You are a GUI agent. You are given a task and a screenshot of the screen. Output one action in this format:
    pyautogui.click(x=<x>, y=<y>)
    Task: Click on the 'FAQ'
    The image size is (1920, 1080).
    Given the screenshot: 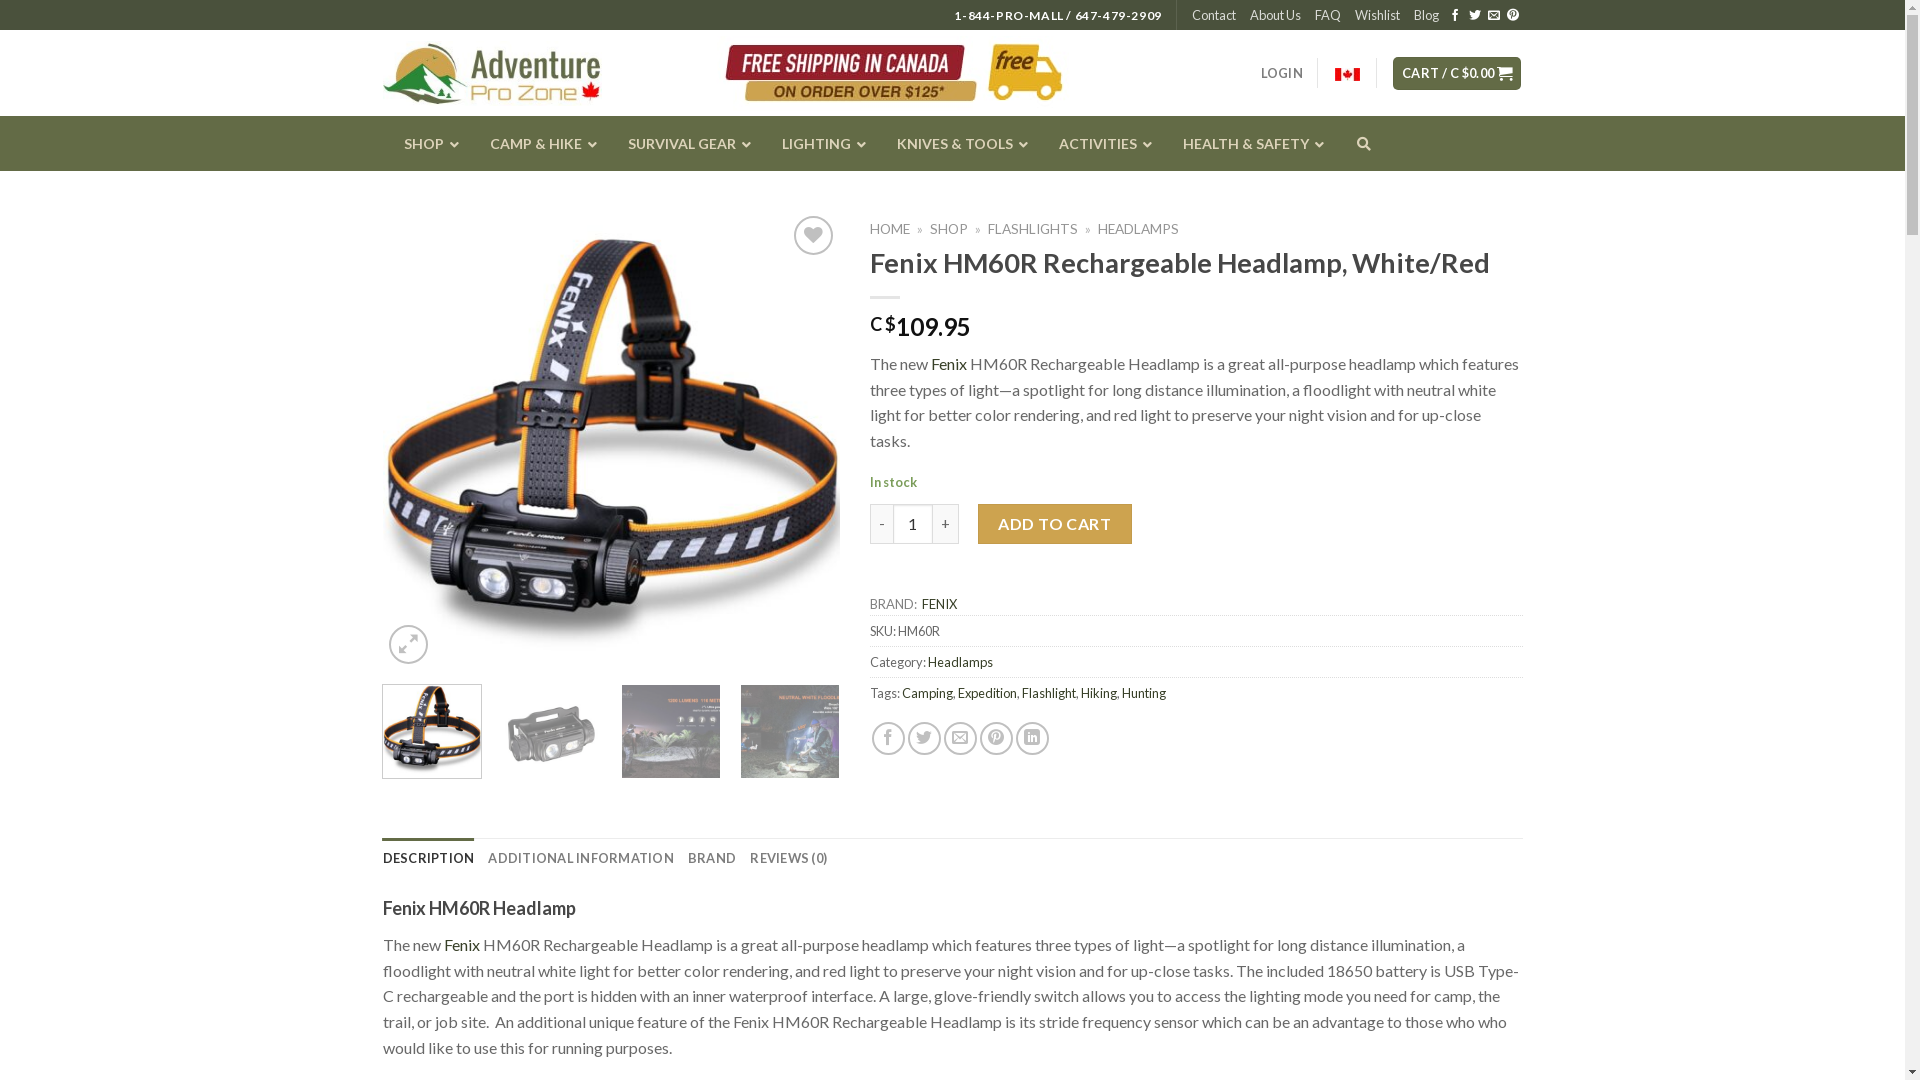 What is the action you would take?
    pyautogui.click(x=1328, y=15)
    